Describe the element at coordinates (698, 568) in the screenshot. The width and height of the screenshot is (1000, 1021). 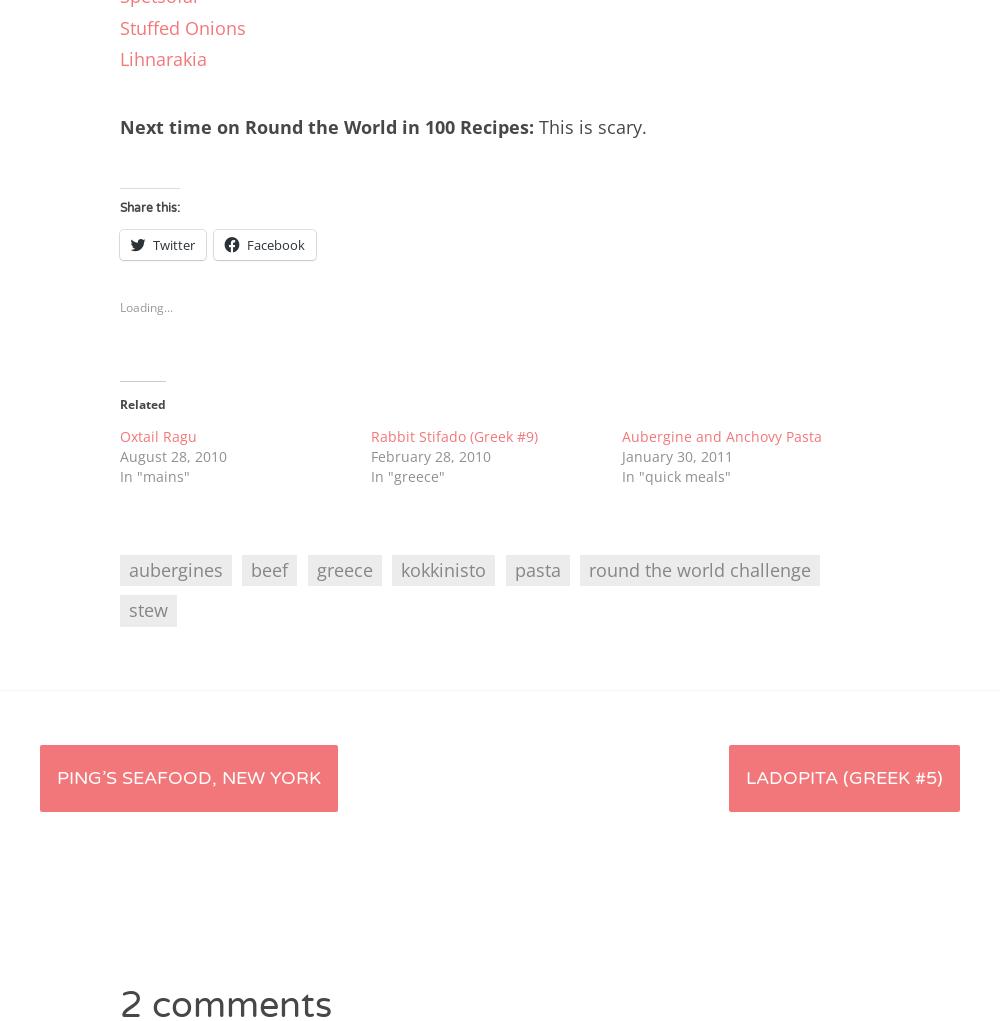
I see `'round the world challenge'` at that location.